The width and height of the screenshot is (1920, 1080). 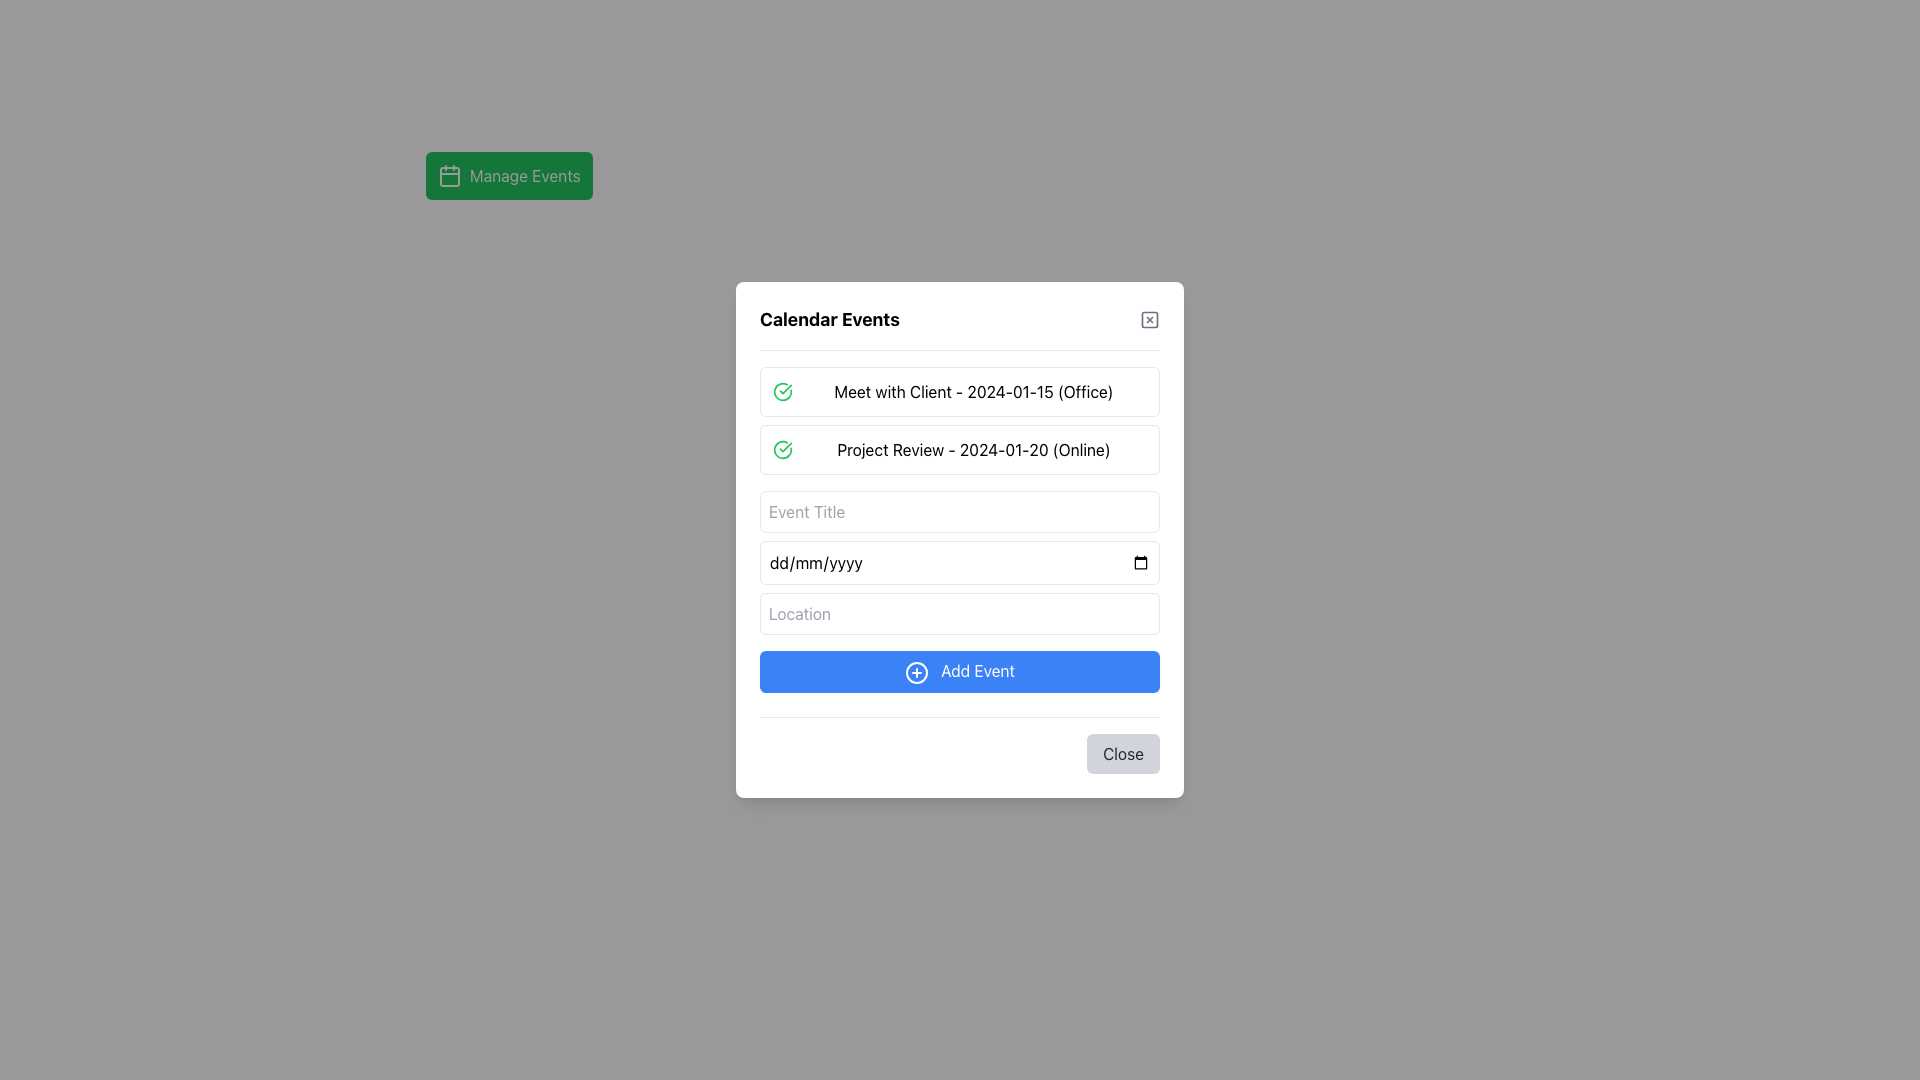 I want to click on the 'Manage Events' button, which has a green background and displays a calendar icon on the left side of the text, so click(x=509, y=175).